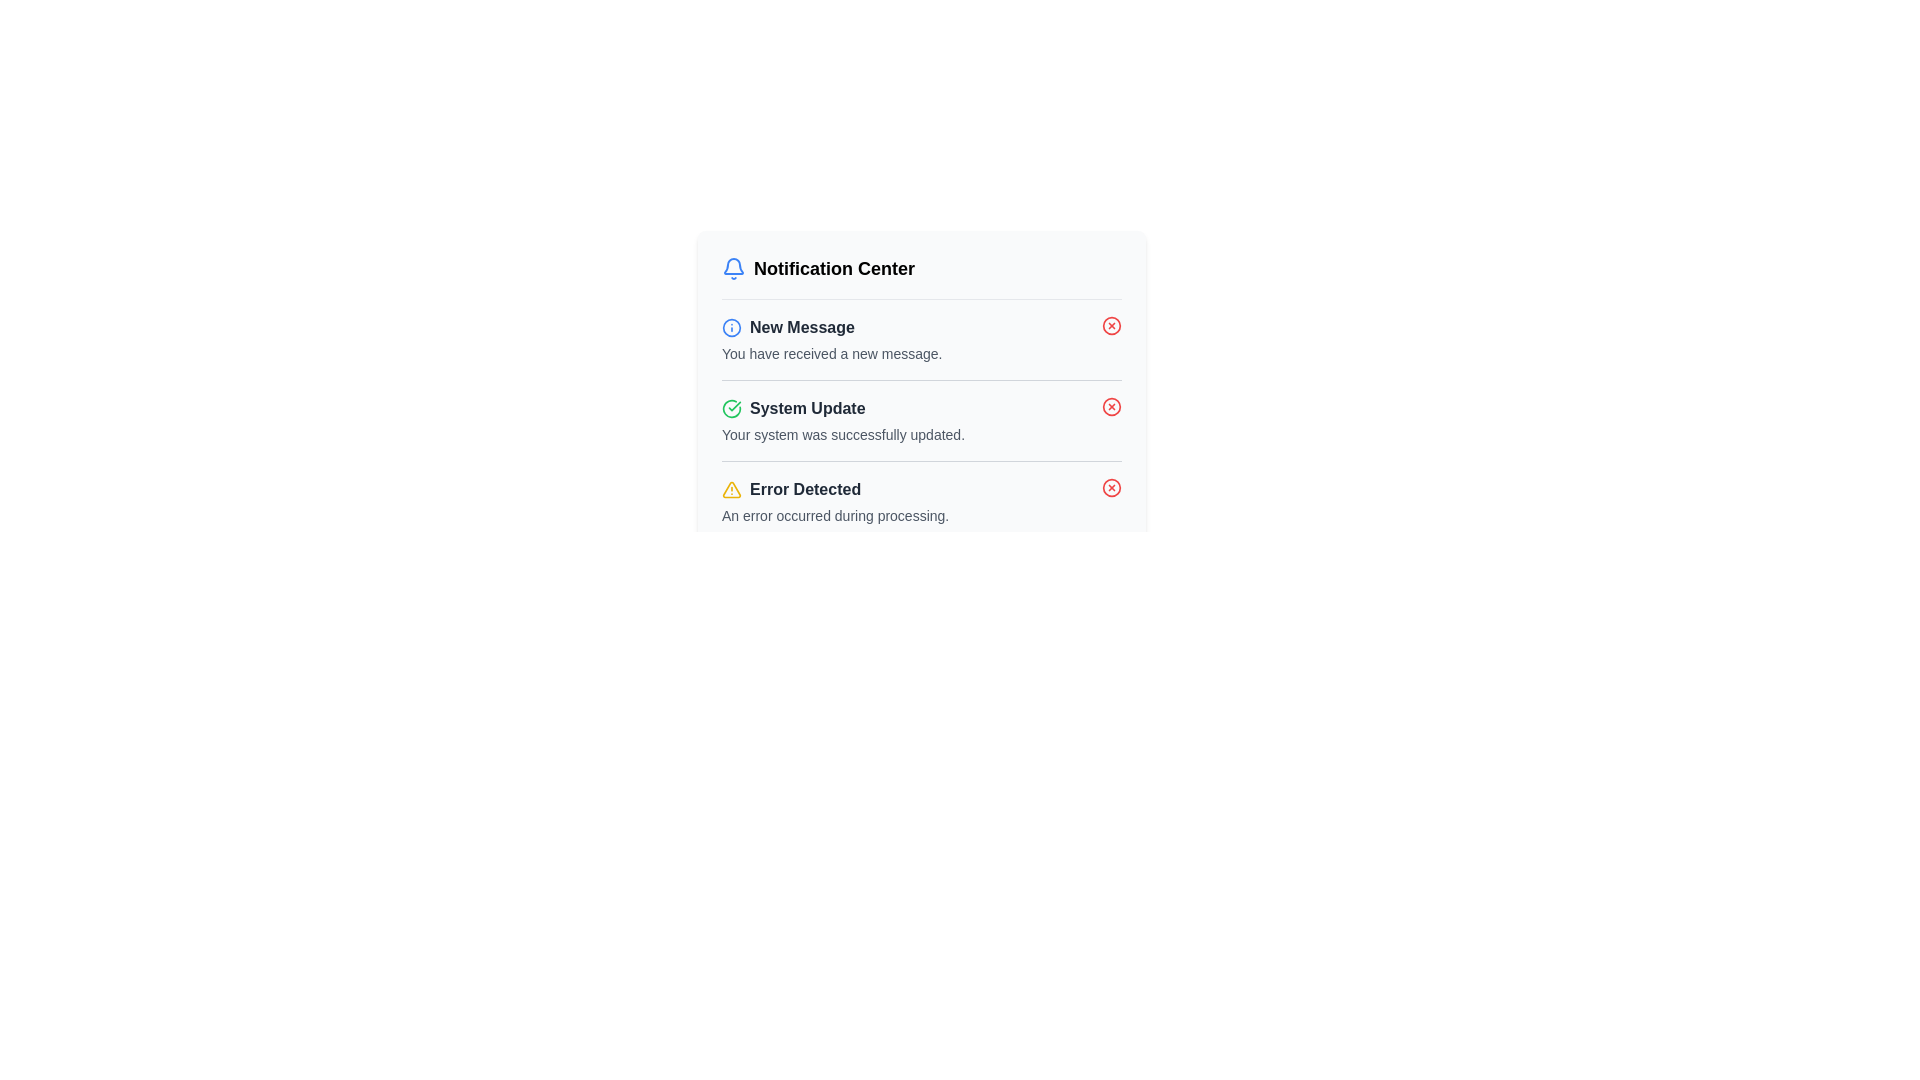 The image size is (1920, 1080). Describe the element at coordinates (807, 407) in the screenshot. I see `text label 'System Update' which is styled in bold and medium gray, positioned below the 'New Message' notification and above the 'Error Detected' notification, with a green check icon to its left` at that location.